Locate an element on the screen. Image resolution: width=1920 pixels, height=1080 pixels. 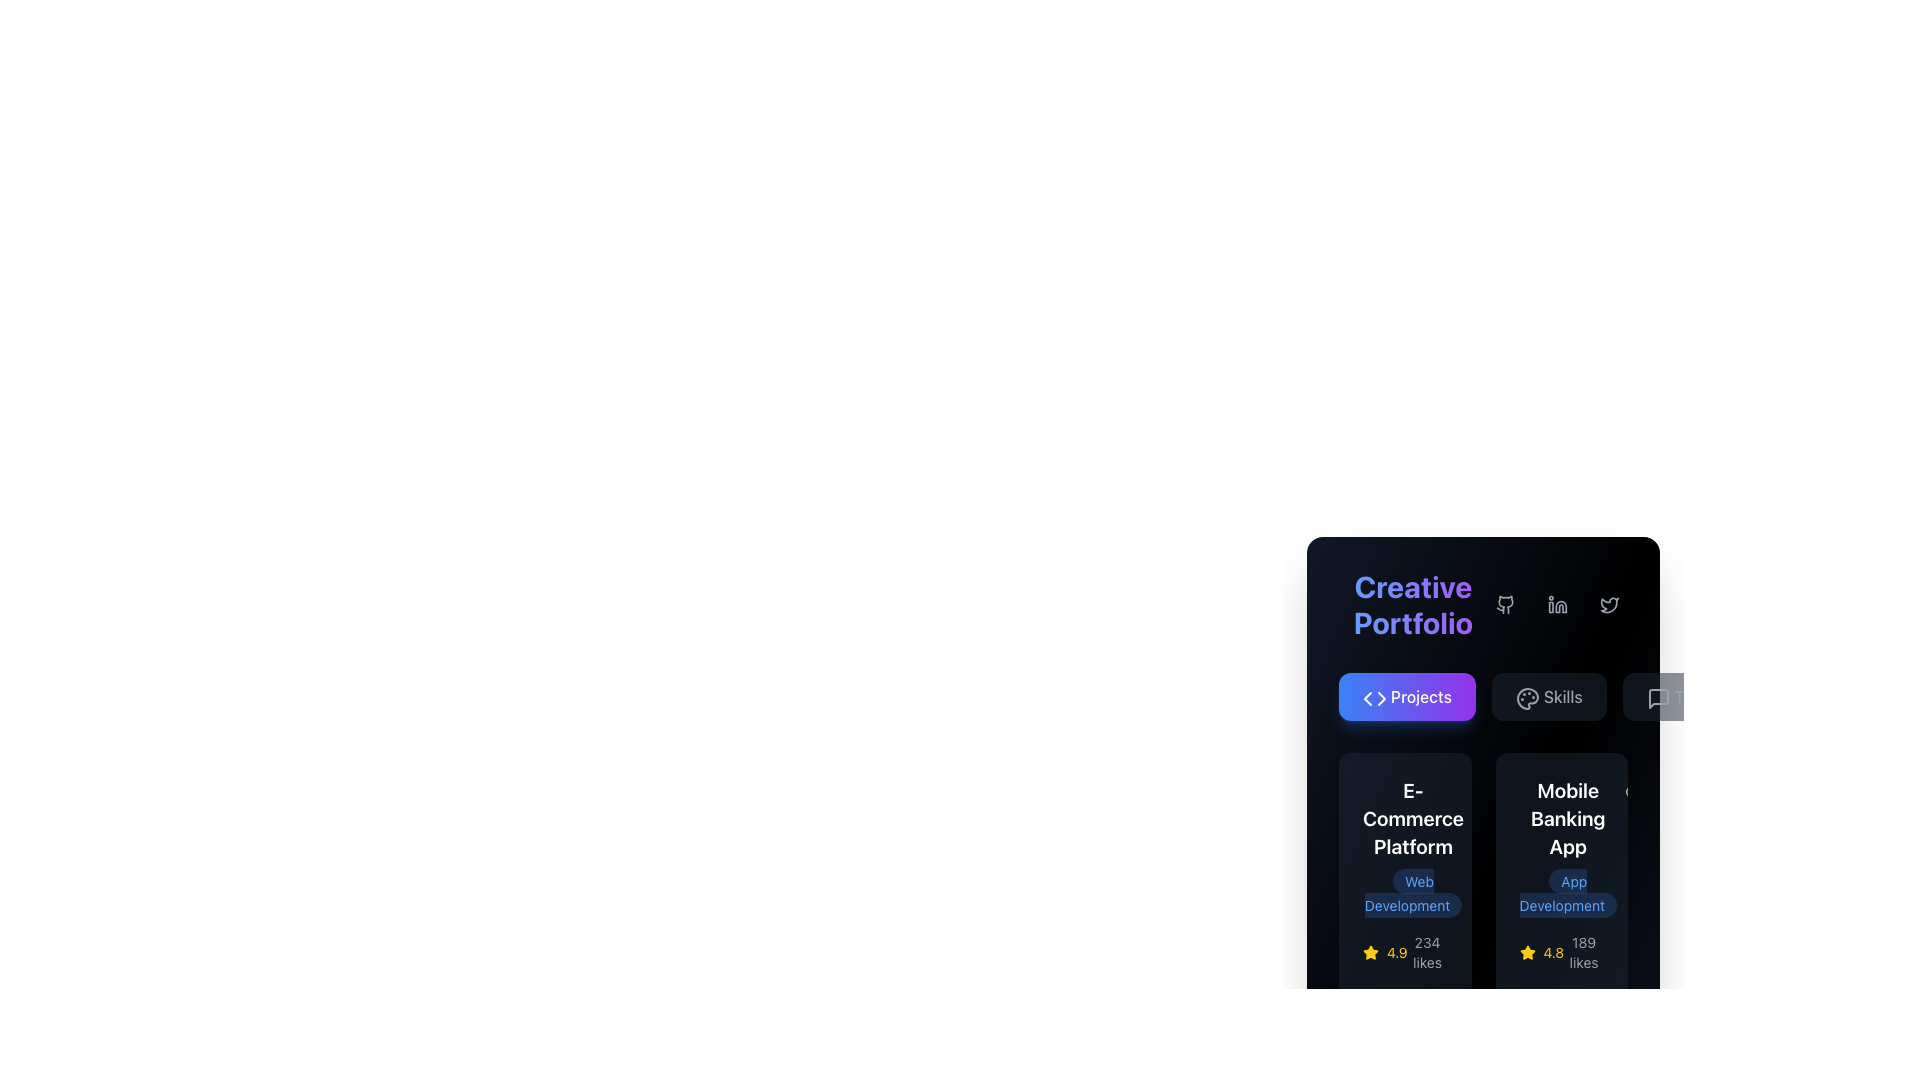
the 'App Development' badge located beneath the 'Mobile Banking App' text, which indicates a relevant characteristic of the section is located at coordinates (1567, 892).